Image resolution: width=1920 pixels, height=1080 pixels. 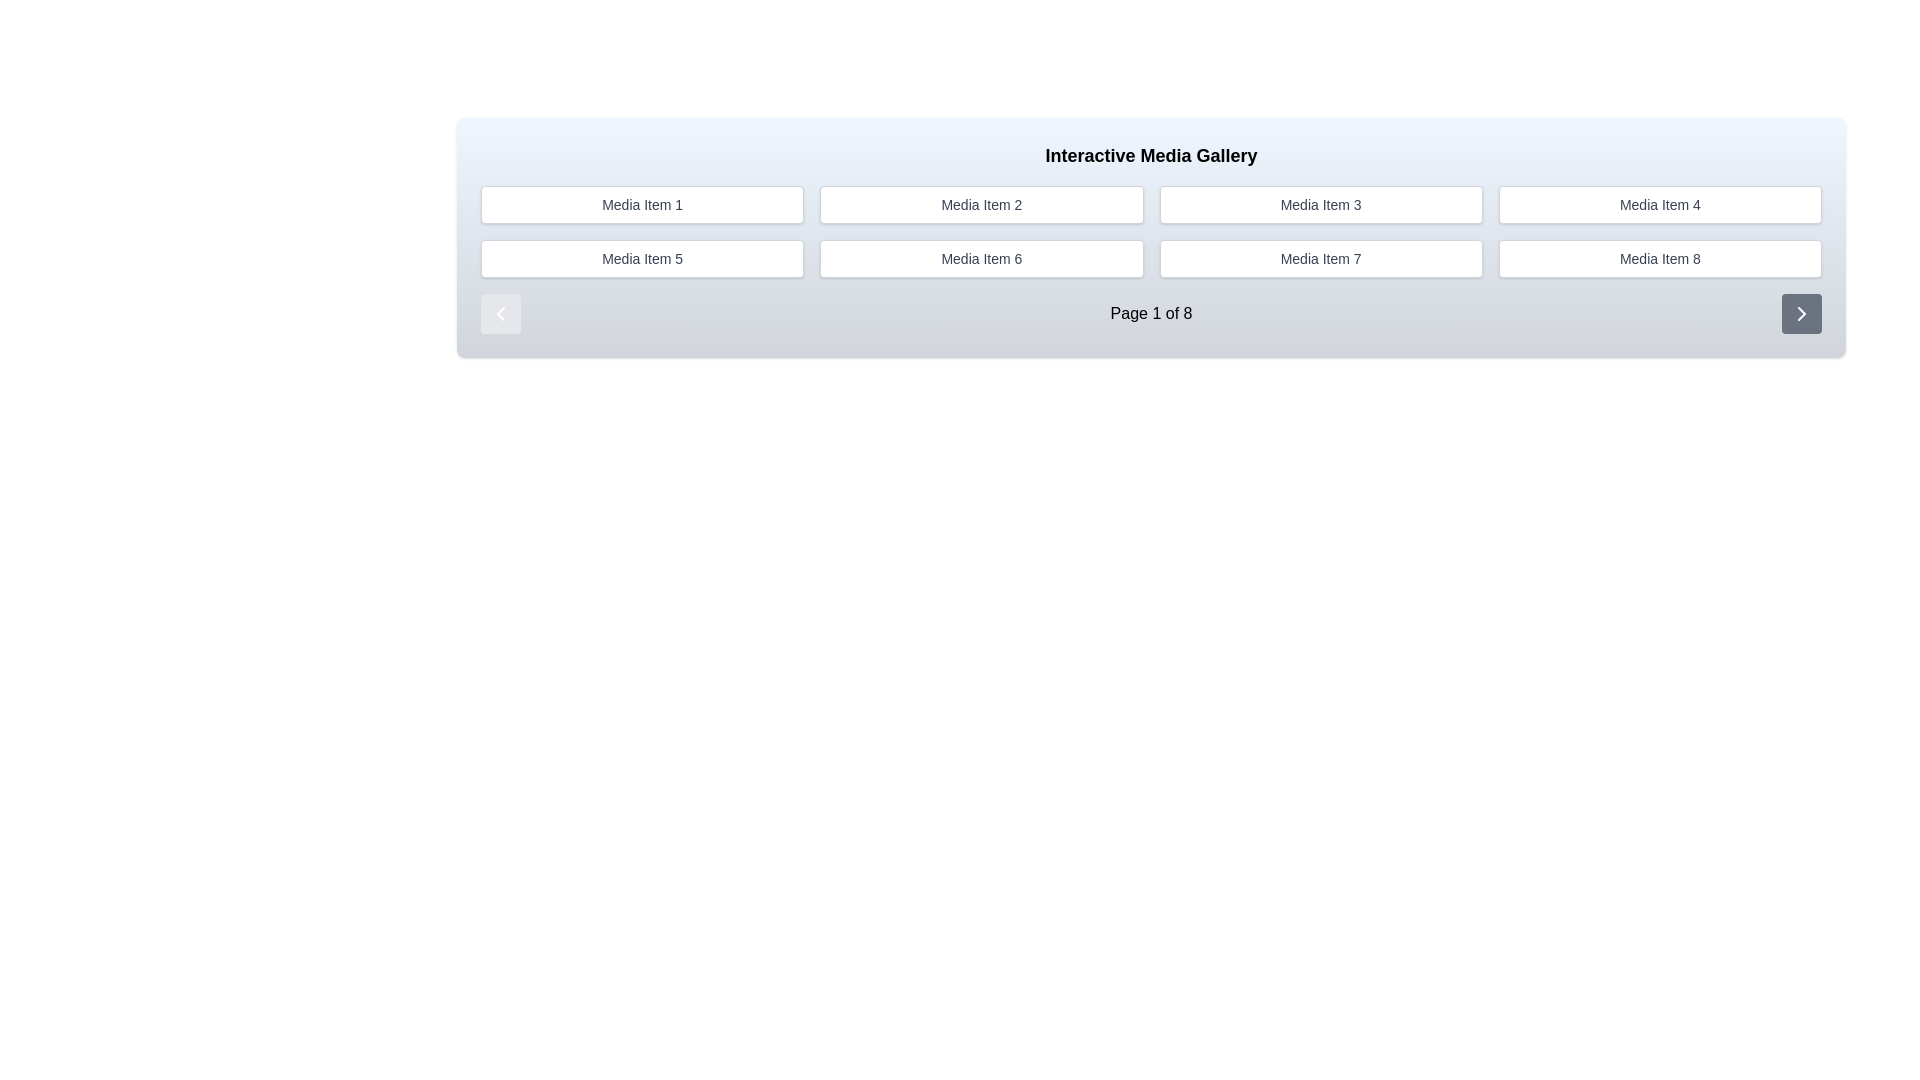 I want to click on the button labeled 'Media Item 1', which is a rectangular button with a white background and gray border, so click(x=642, y=204).